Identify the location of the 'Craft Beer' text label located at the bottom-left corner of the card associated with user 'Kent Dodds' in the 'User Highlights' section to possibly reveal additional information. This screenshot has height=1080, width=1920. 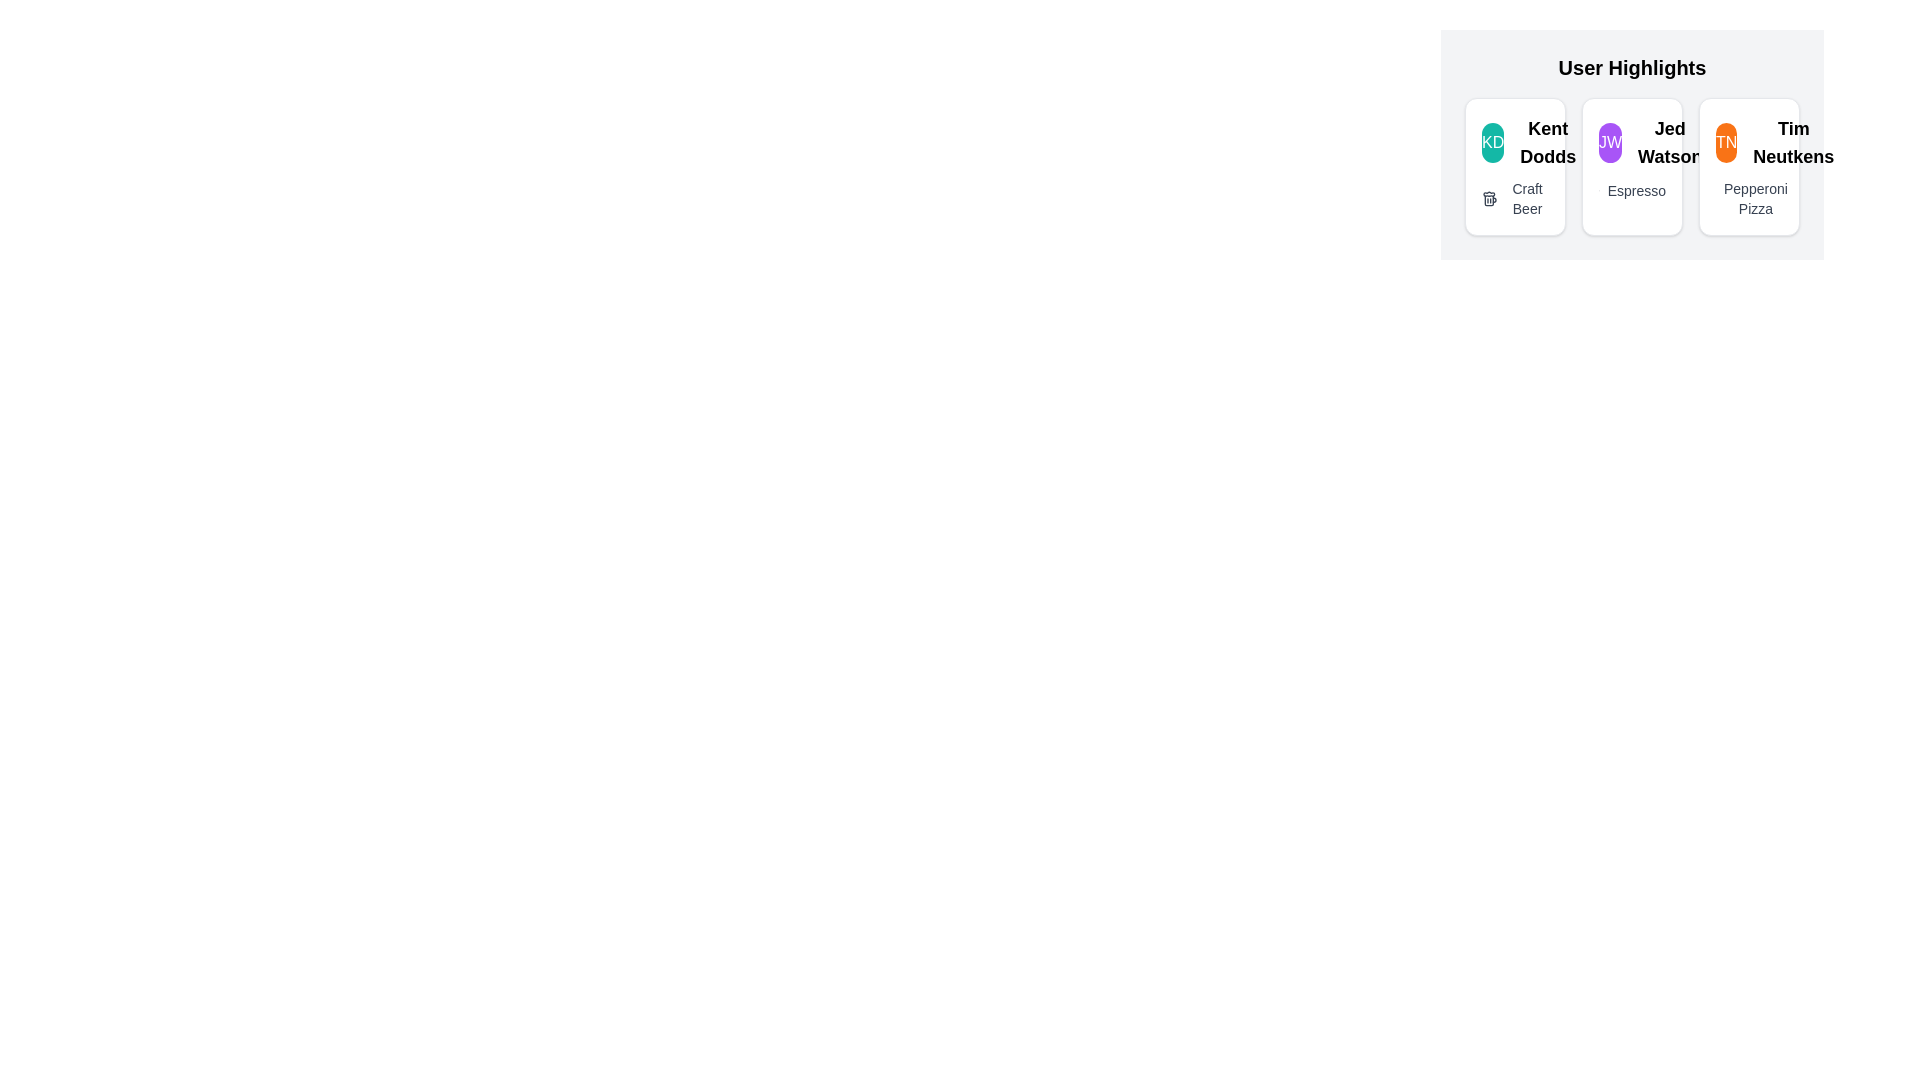
(1526, 199).